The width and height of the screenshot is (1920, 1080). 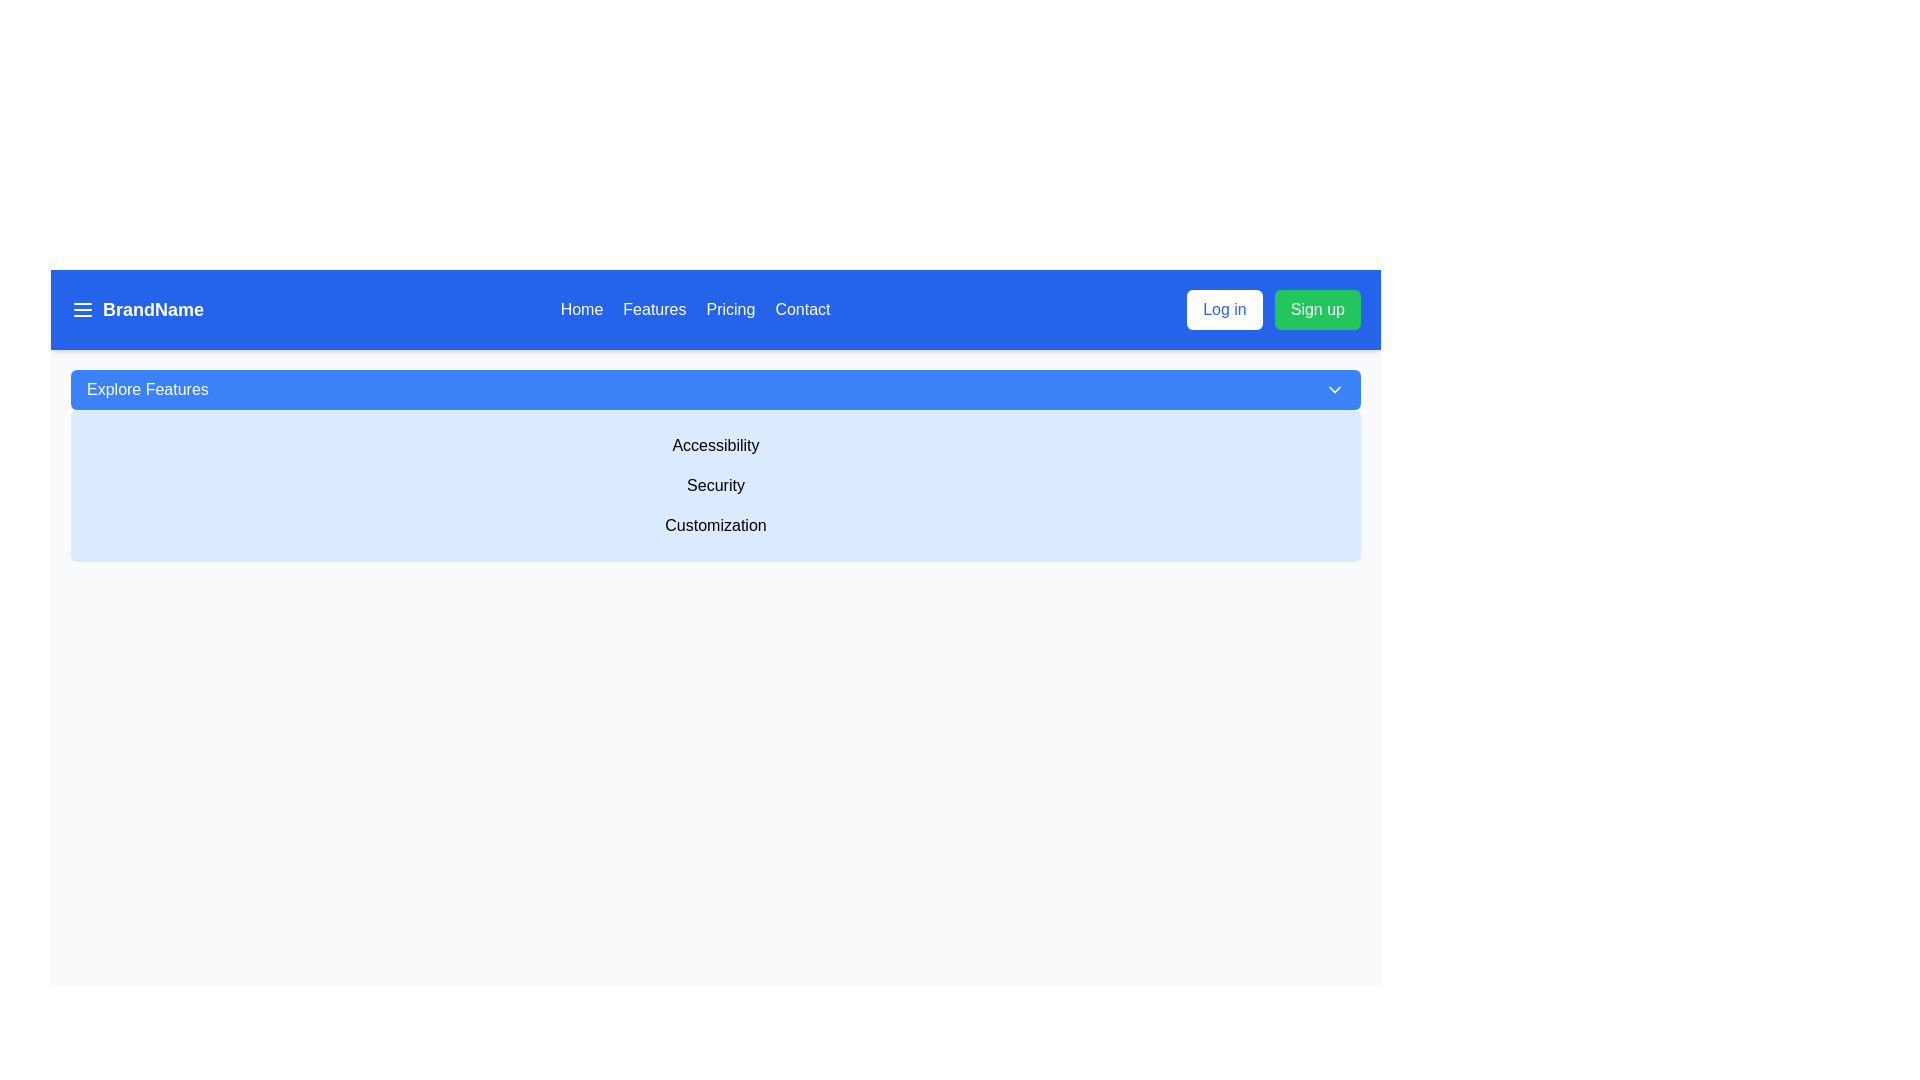 What do you see at coordinates (1334, 389) in the screenshot?
I see `the small chevron-down icon located on the far right of the 'Explore Features' button` at bounding box center [1334, 389].